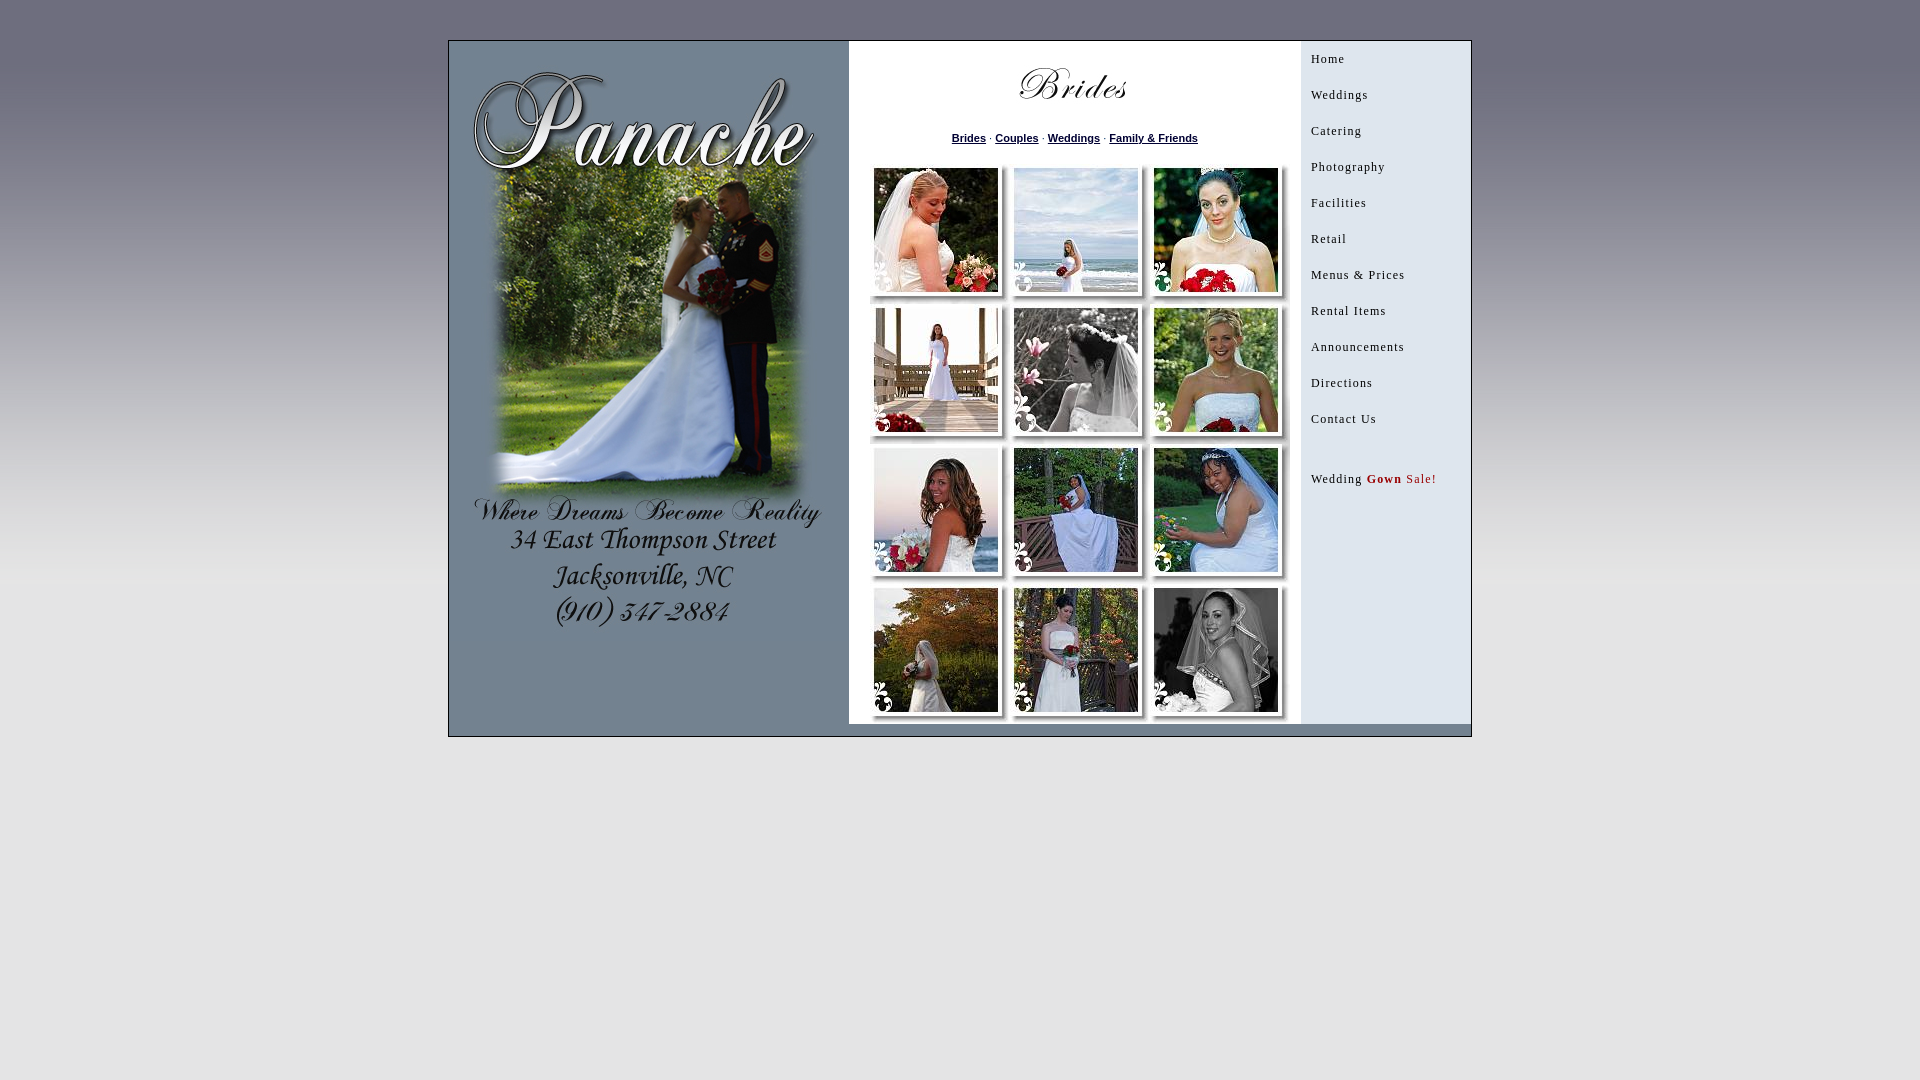 This screenshot has height=1080, width=1920. I want to click on 'Wedding Gown Sale!', so click(1385, 478).